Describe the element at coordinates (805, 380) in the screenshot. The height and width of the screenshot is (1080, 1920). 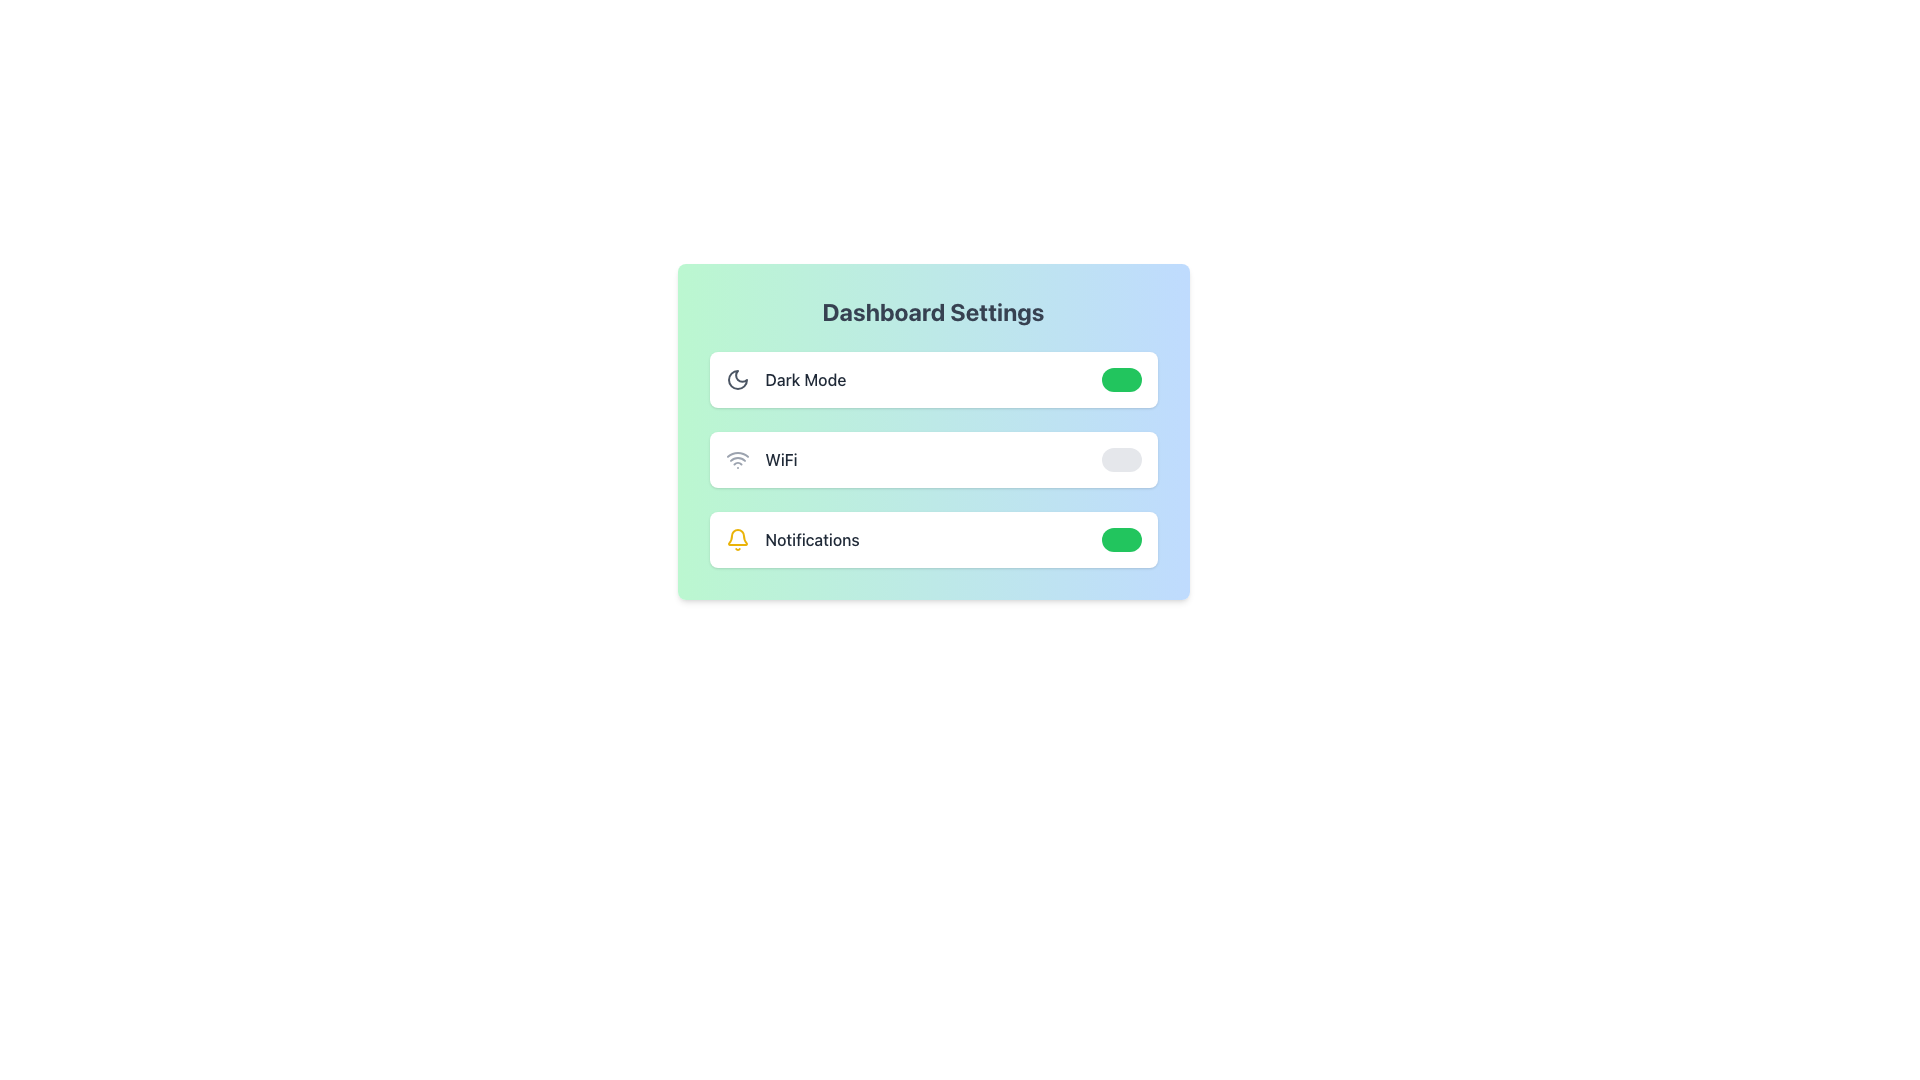
I see `the label that describes the functionality of the adjacent toggle switch for dark mode settings, located between a moon icon and the toggle switch in the Dashboard Settings section` at that location.